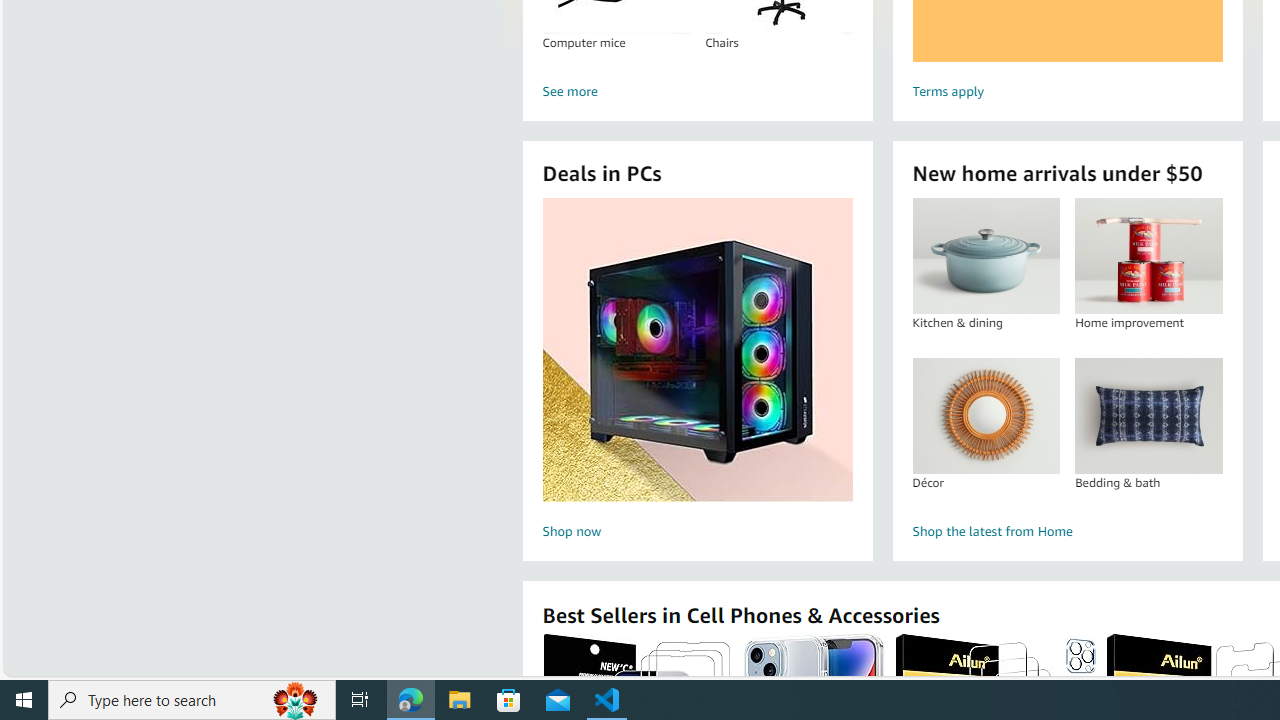 Image resolution: width=1280 pixels, height=720 pixels. Describe the element at coordinates (985, 255) in the screenshot. I see `'Kitchen & dining'` at that location.